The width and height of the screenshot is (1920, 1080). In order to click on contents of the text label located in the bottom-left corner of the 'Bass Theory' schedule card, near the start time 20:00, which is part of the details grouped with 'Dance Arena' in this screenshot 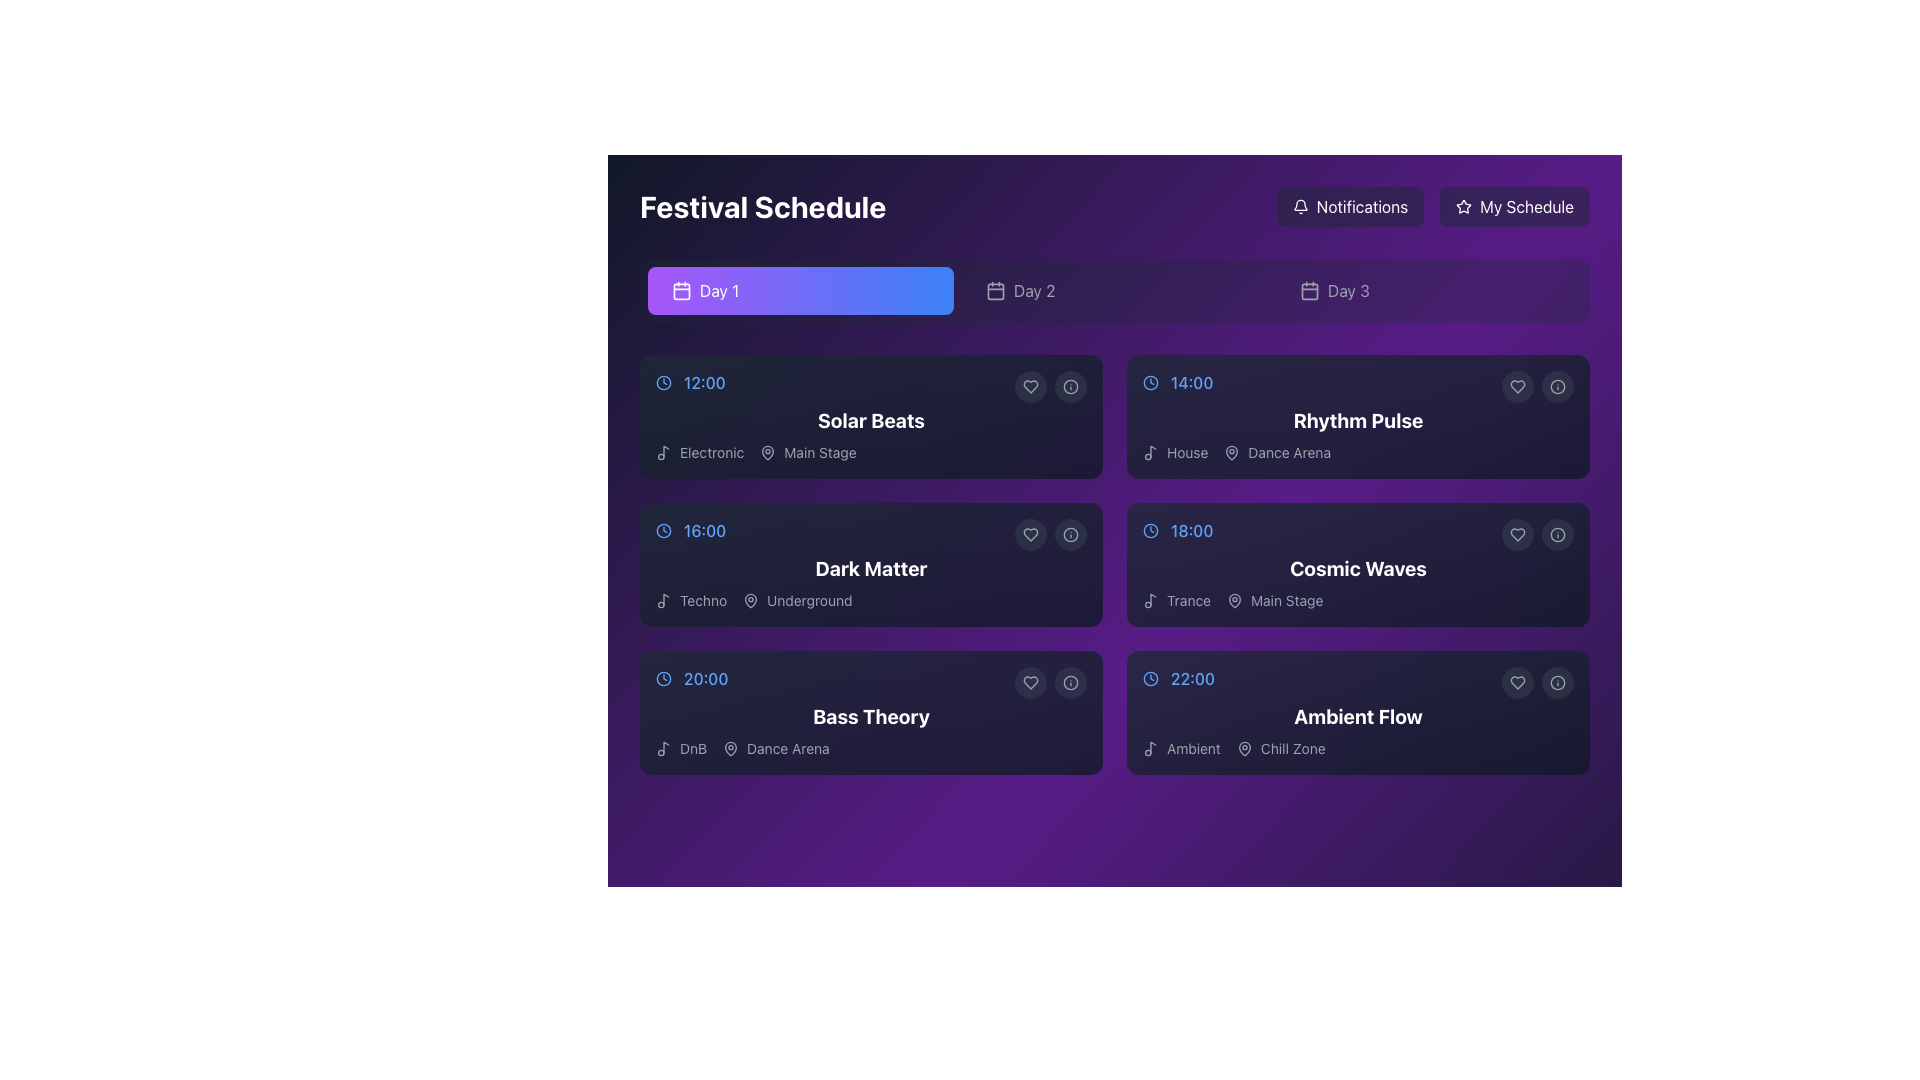, I will do `click(681, 748)`.